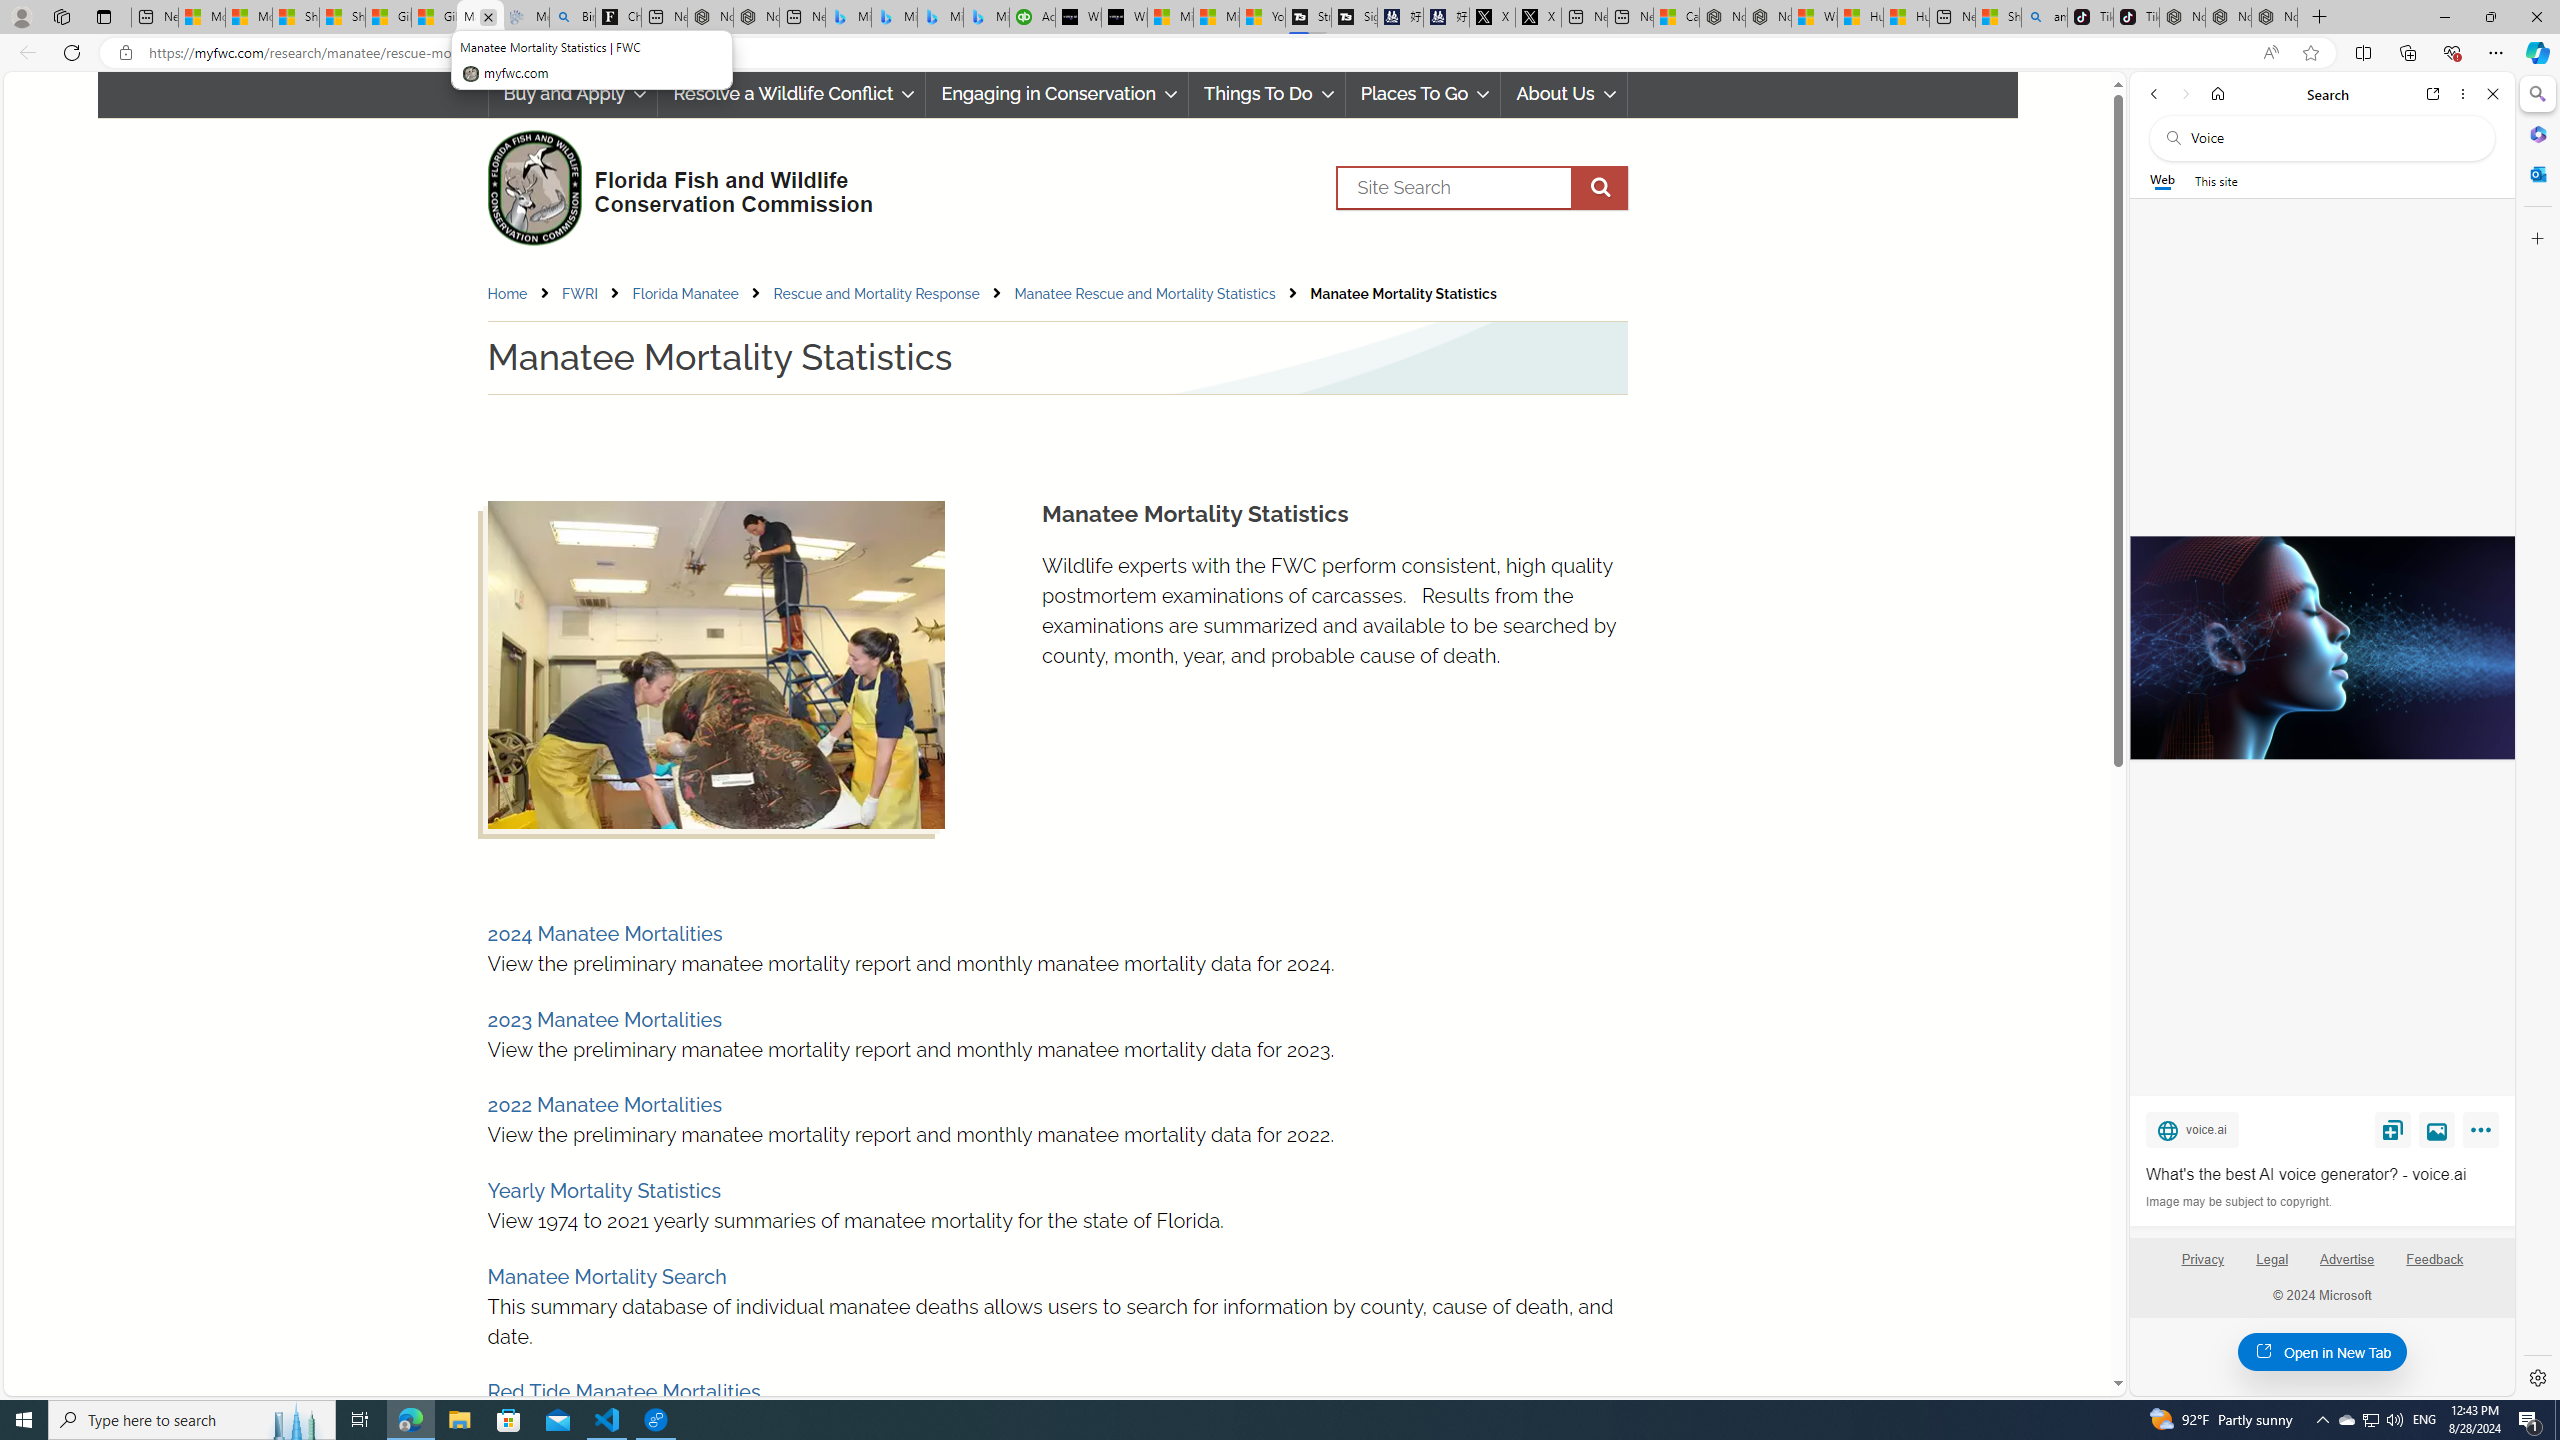 The image size is (2560, 1440). What do you see at coordinates (986, 16) in the screenshot?
I see `'Microsoft Bing Travel - Shangri-La Hotel Bangkok'` at bounding box center [986, 16].